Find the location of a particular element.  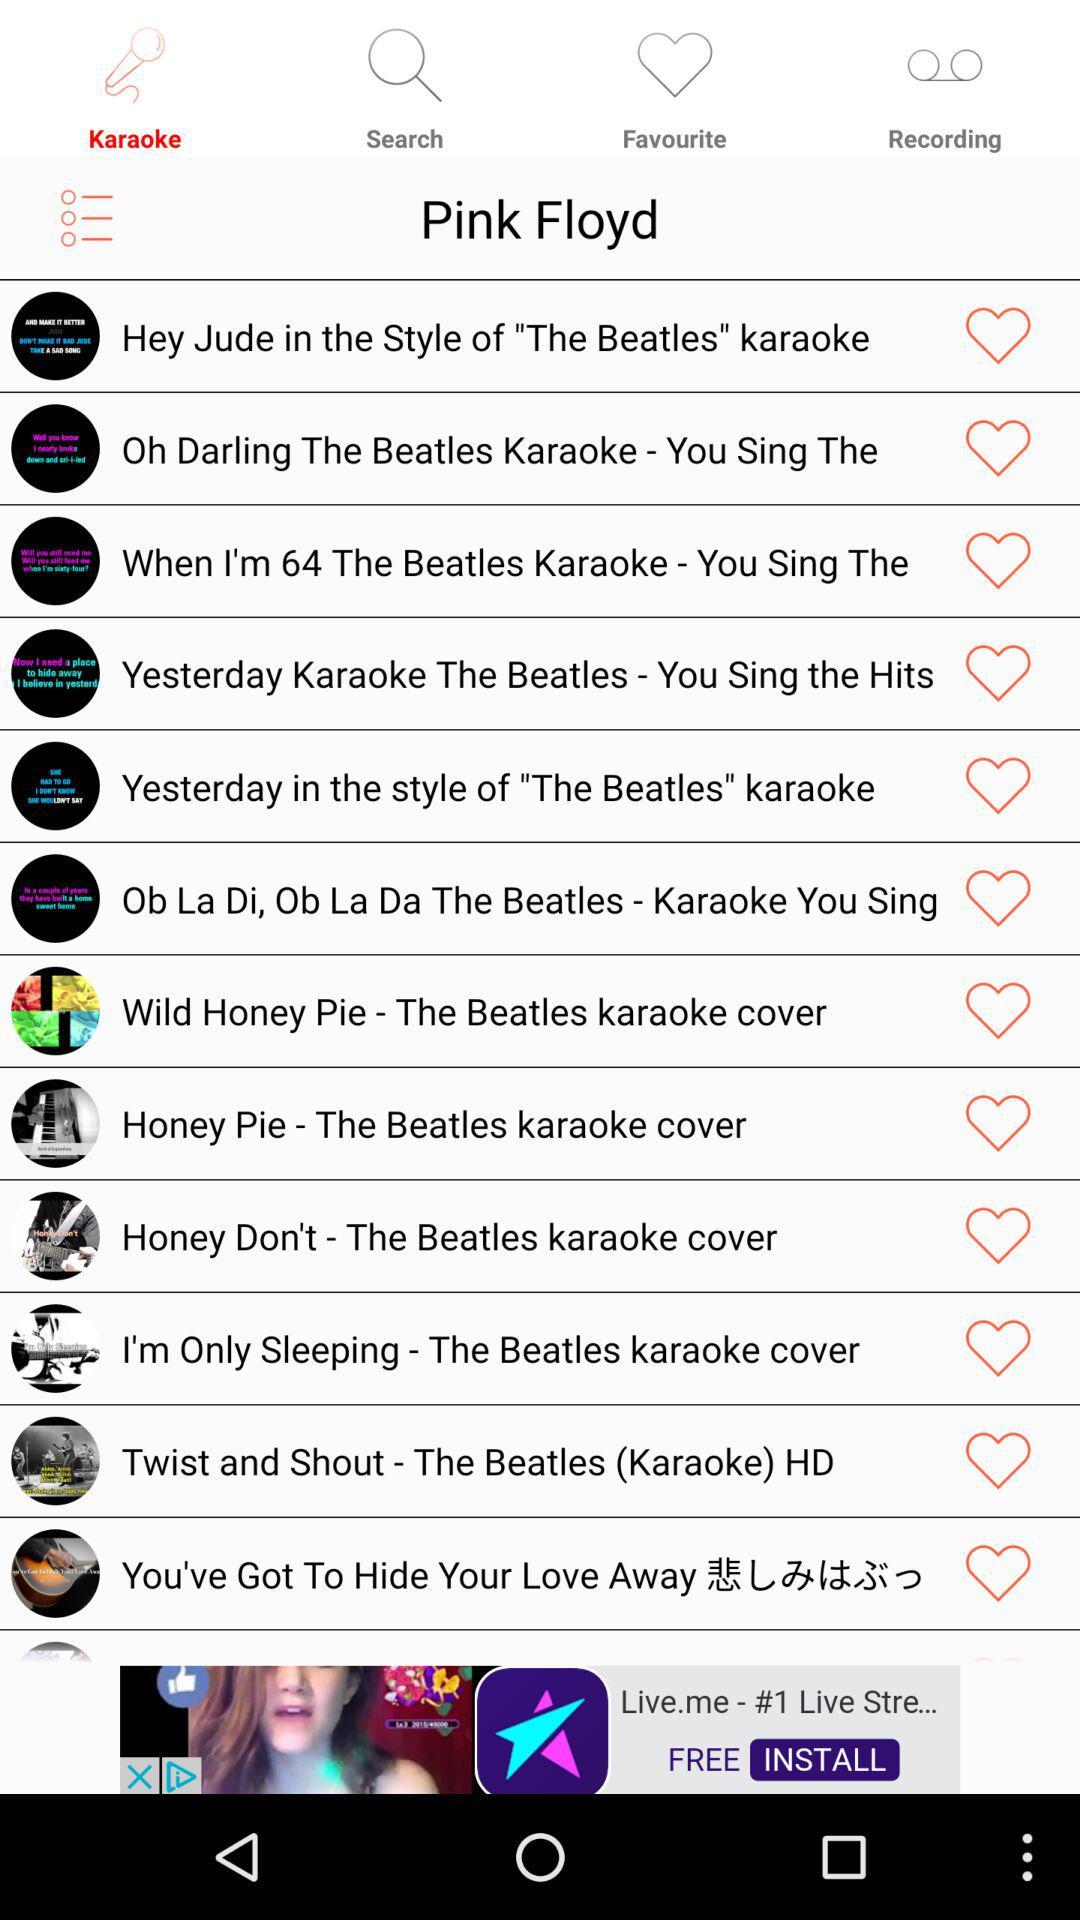

this song is located at coordinates (998, 785).